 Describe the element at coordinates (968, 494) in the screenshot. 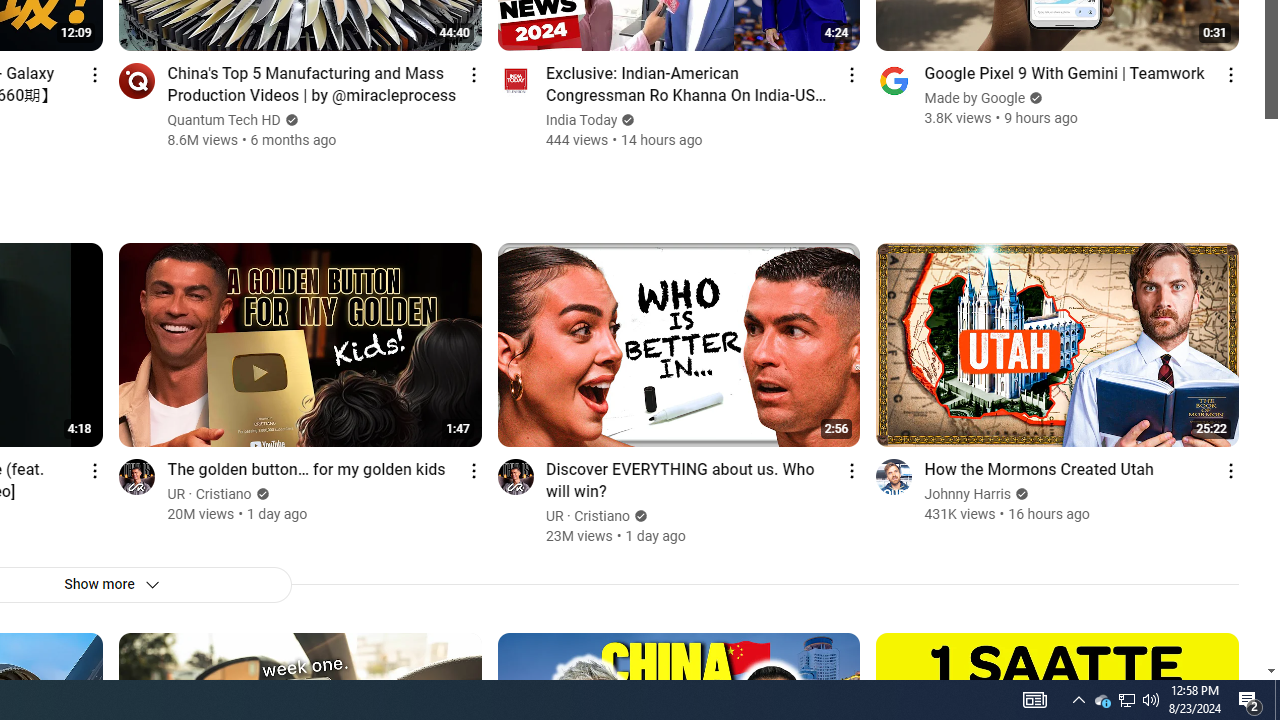

I see `'Johnny Harris'` at that location.